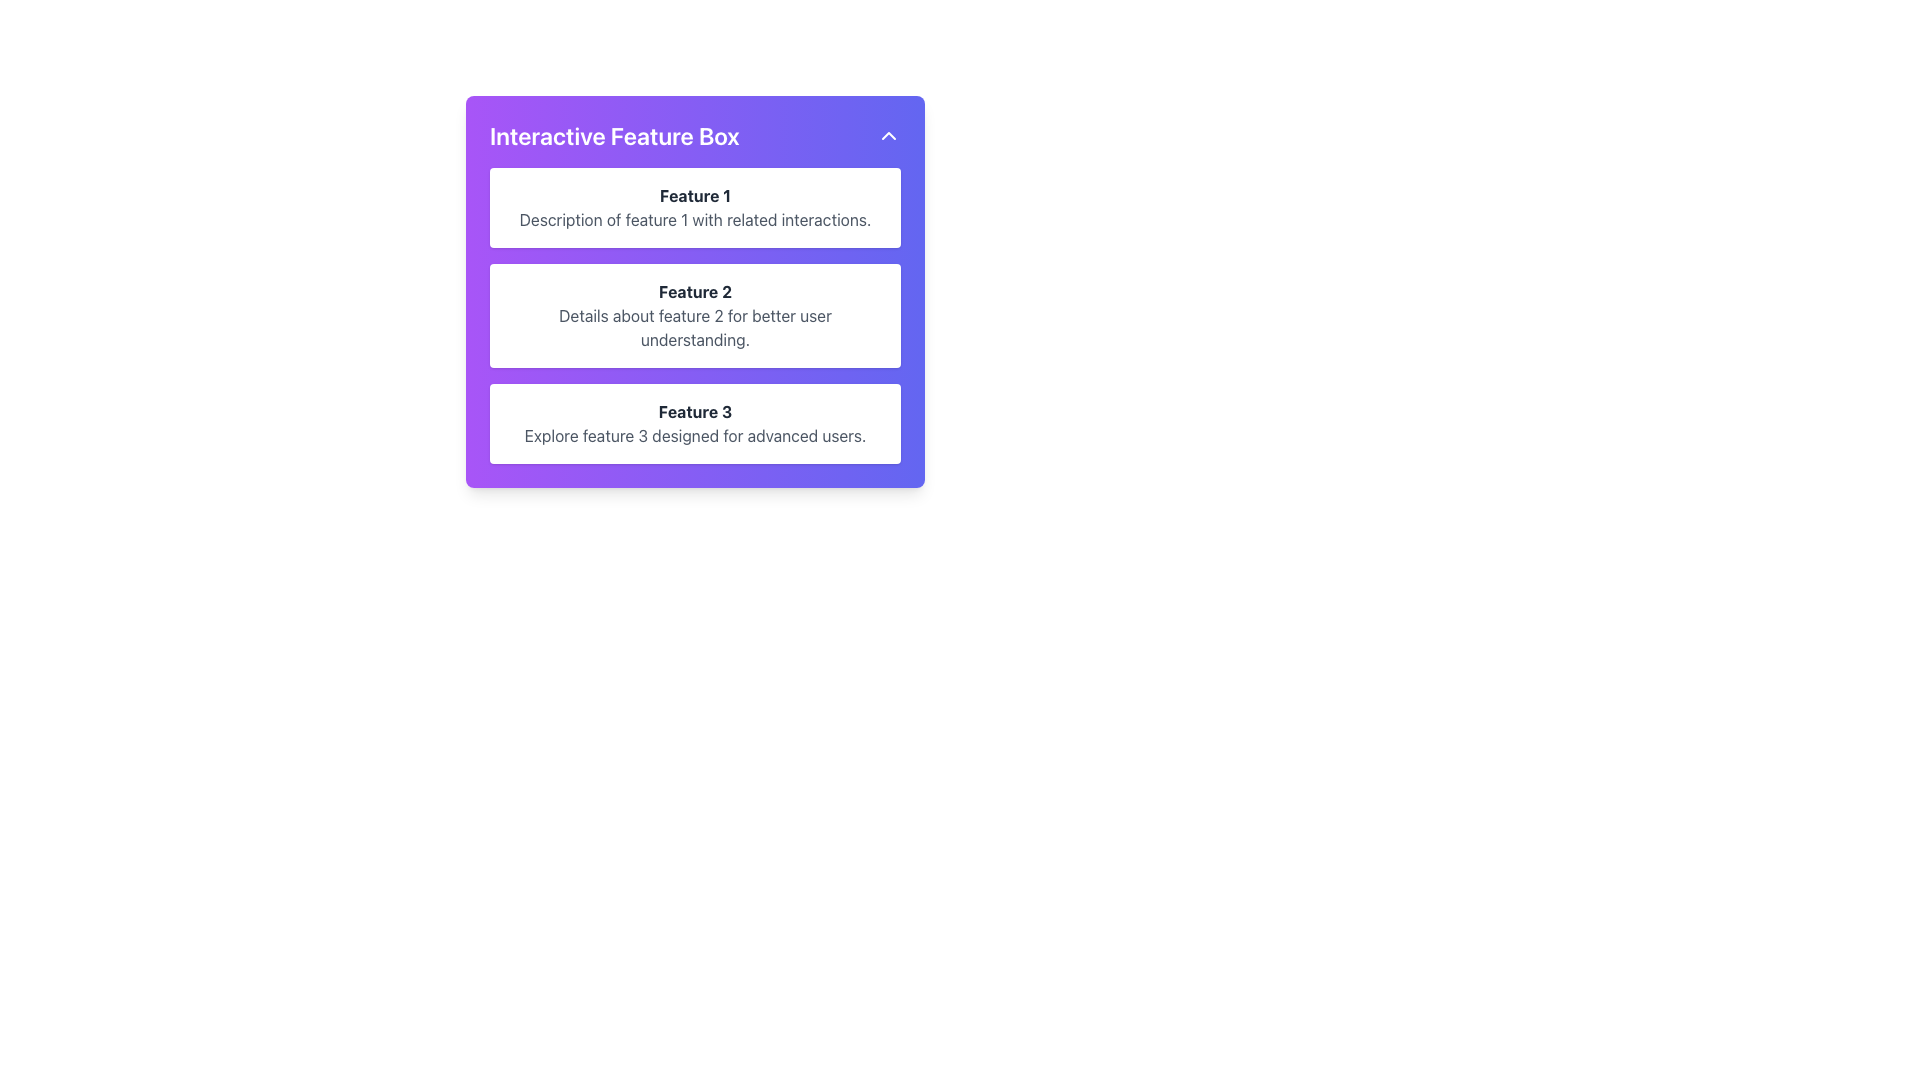 The image size is (1920, 1080). I want to click on the Informational Card displaying 'Feature 2', which is the second card in a vertical list of three similar cards, so click(695, 315).